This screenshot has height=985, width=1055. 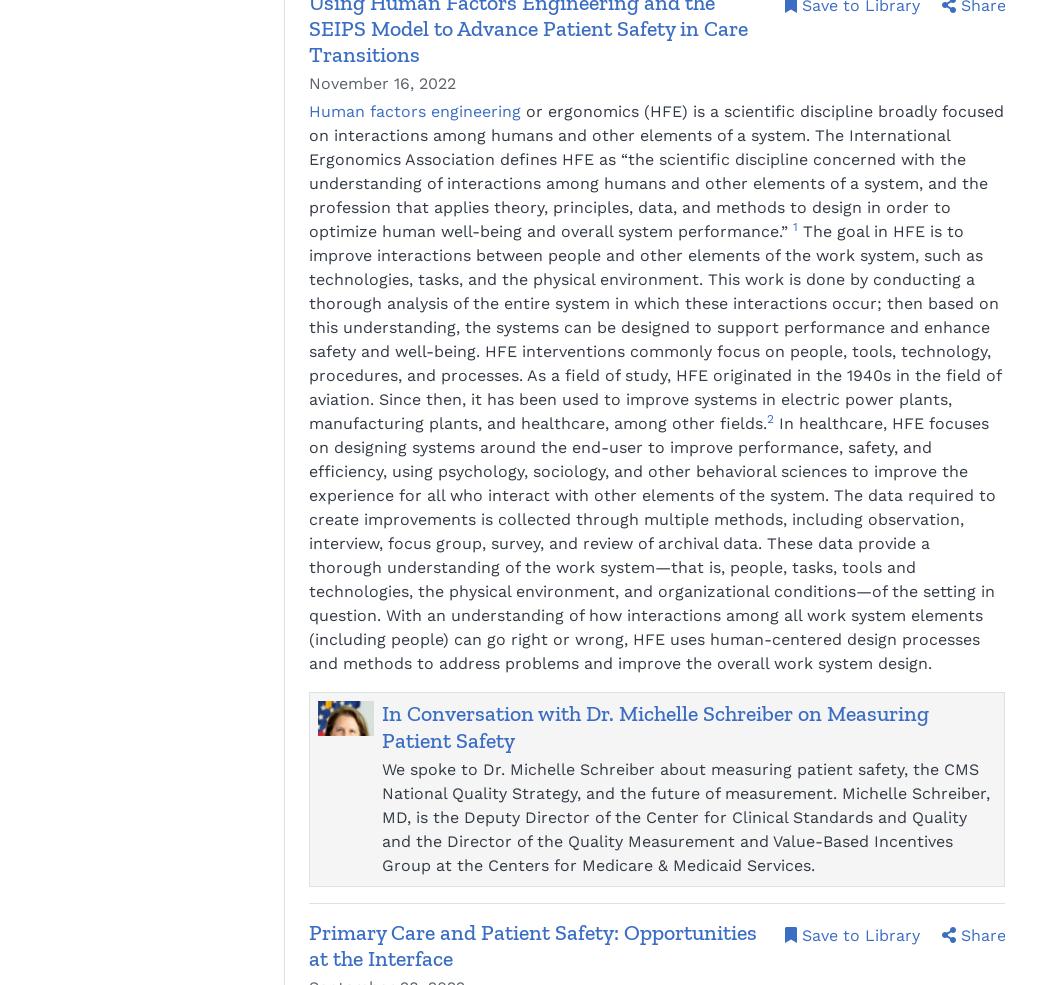 What do you see at coordinates (651, 543) in the screenshot?
I see `'In healthcare, HFE focuses on designing systems around the end-user to improve performance, safety, and efficiency, using psychology, sociology, and other behavioral sciences to improve the experience for all who interact with other elements of the system. The data required to create improvements is collected through multiple methods, including observation, interview, focus group, survey, and review of archival data. These data provide a thorough understanding of the work system—that is, people, tasks, tools and technologies, the physical environment, and organizational conditions—of the setting in question. With an understanding of how interactions among all work system elements (including people) can go right or wrong, HFE uses human-centered design processes and methods to address problems and improve the overall work system design.'` at bounding box center [651, 543].